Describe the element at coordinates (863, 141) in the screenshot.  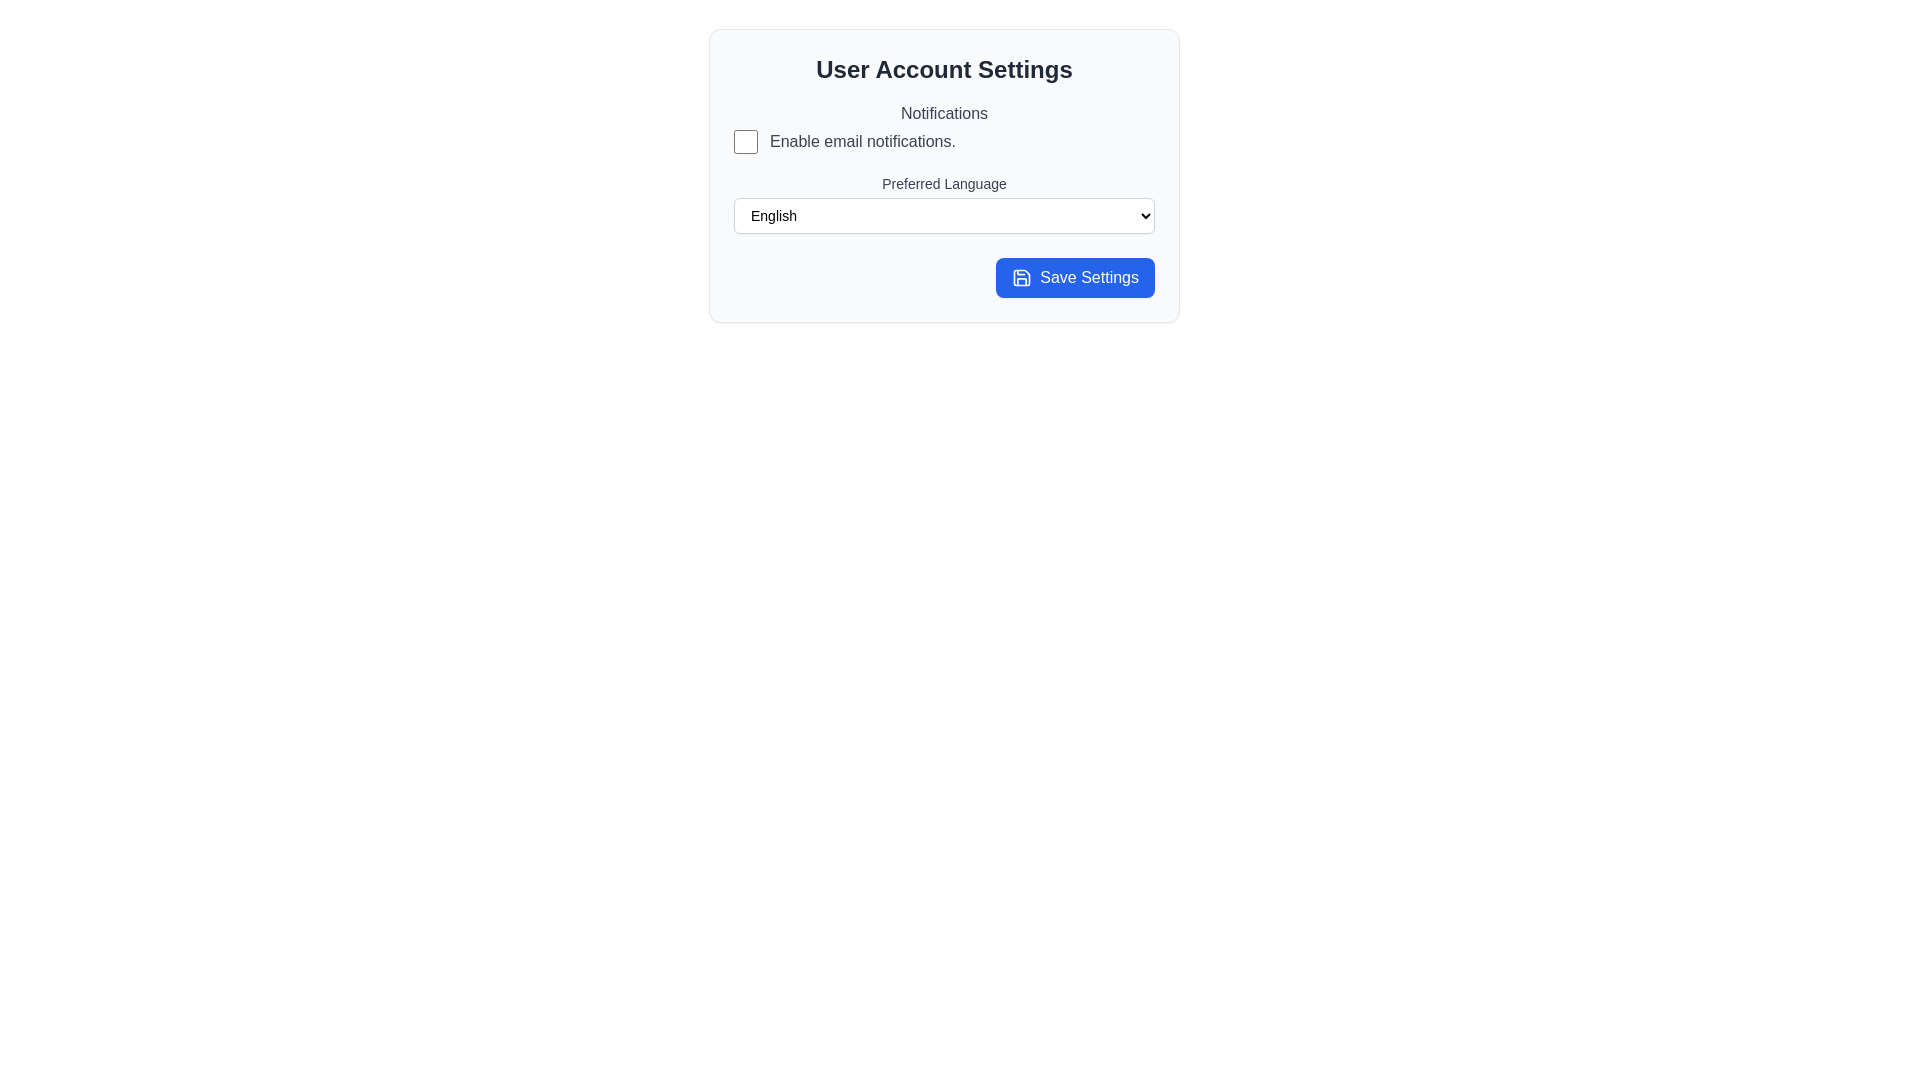
I see `the text label displaying 'Enable email notifications.' which is aligned horizontally next to a checkbox in the 'User Account Settings' section under the 'Notifications' heading` at that location.